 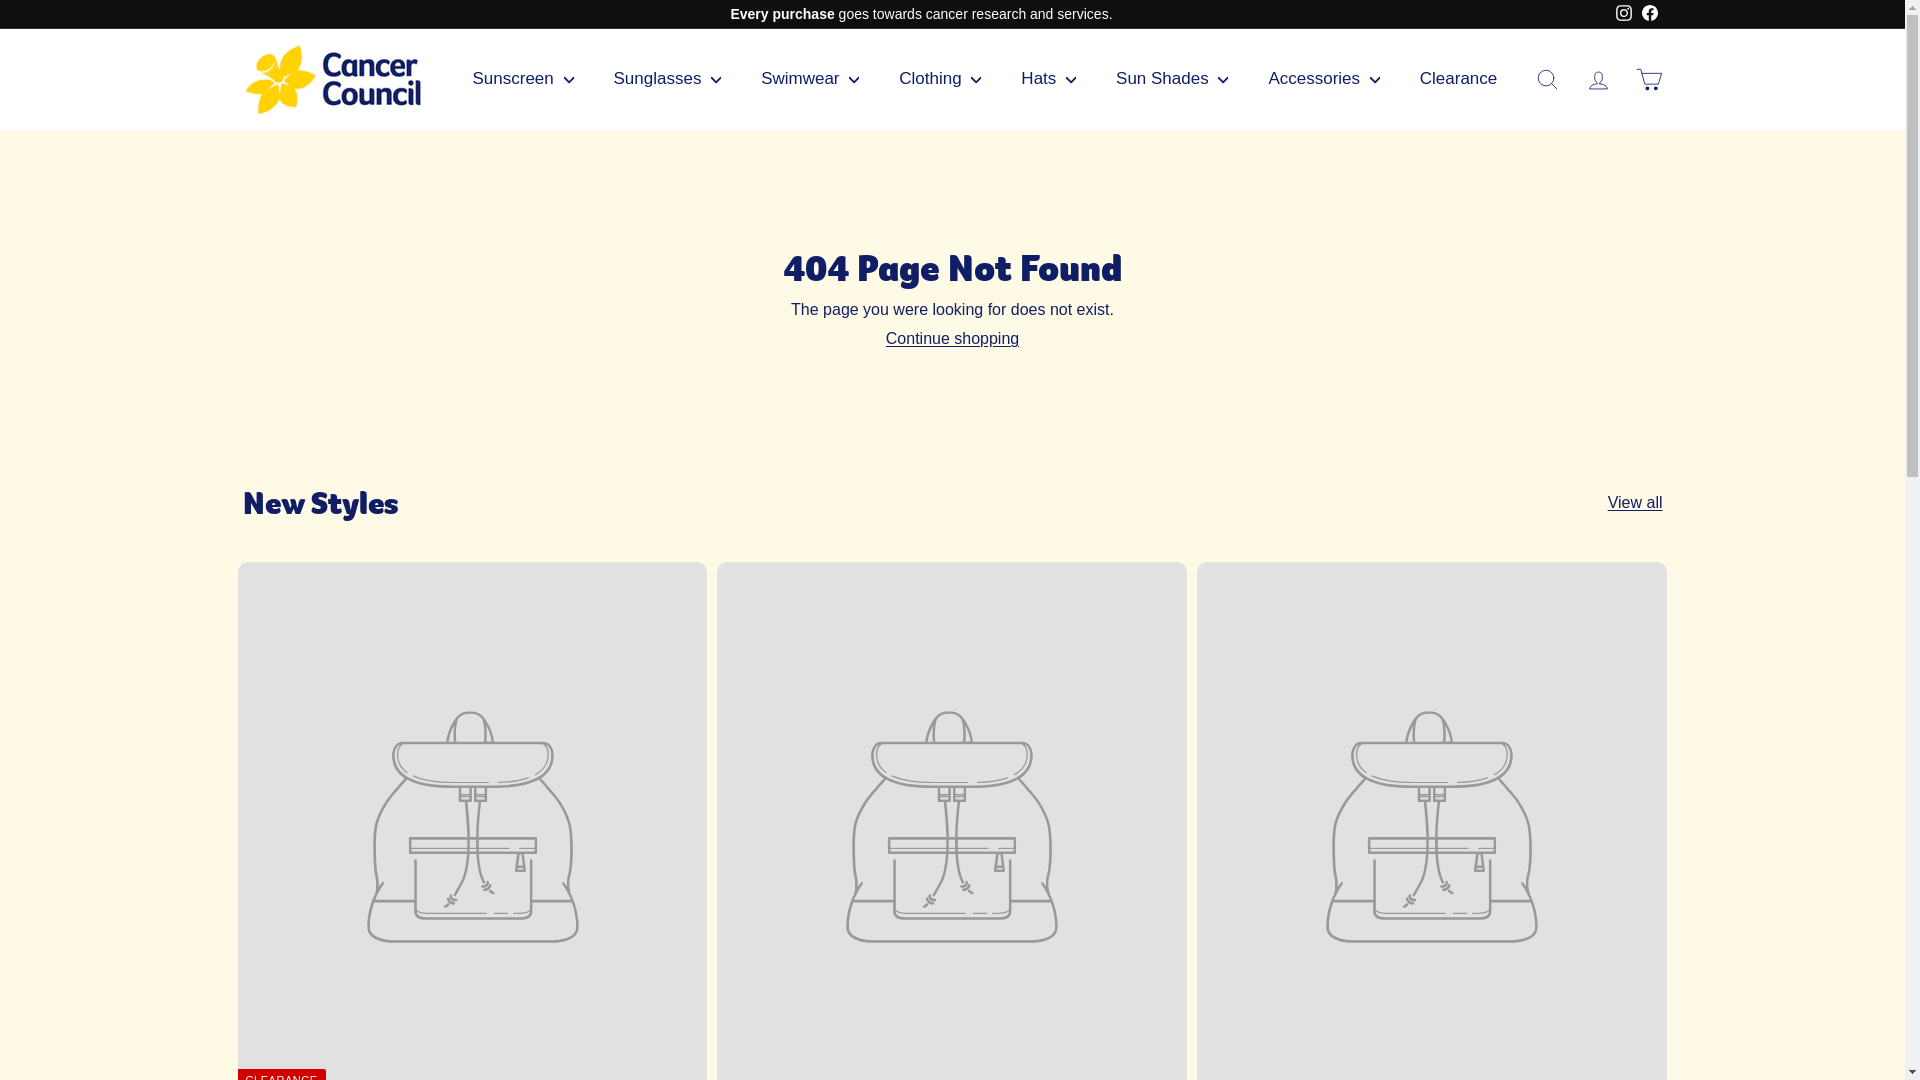 What do you see at coordinates (1596, 78) in the screenshot?
I see `'Account'` at bounding box center [1596, 78].